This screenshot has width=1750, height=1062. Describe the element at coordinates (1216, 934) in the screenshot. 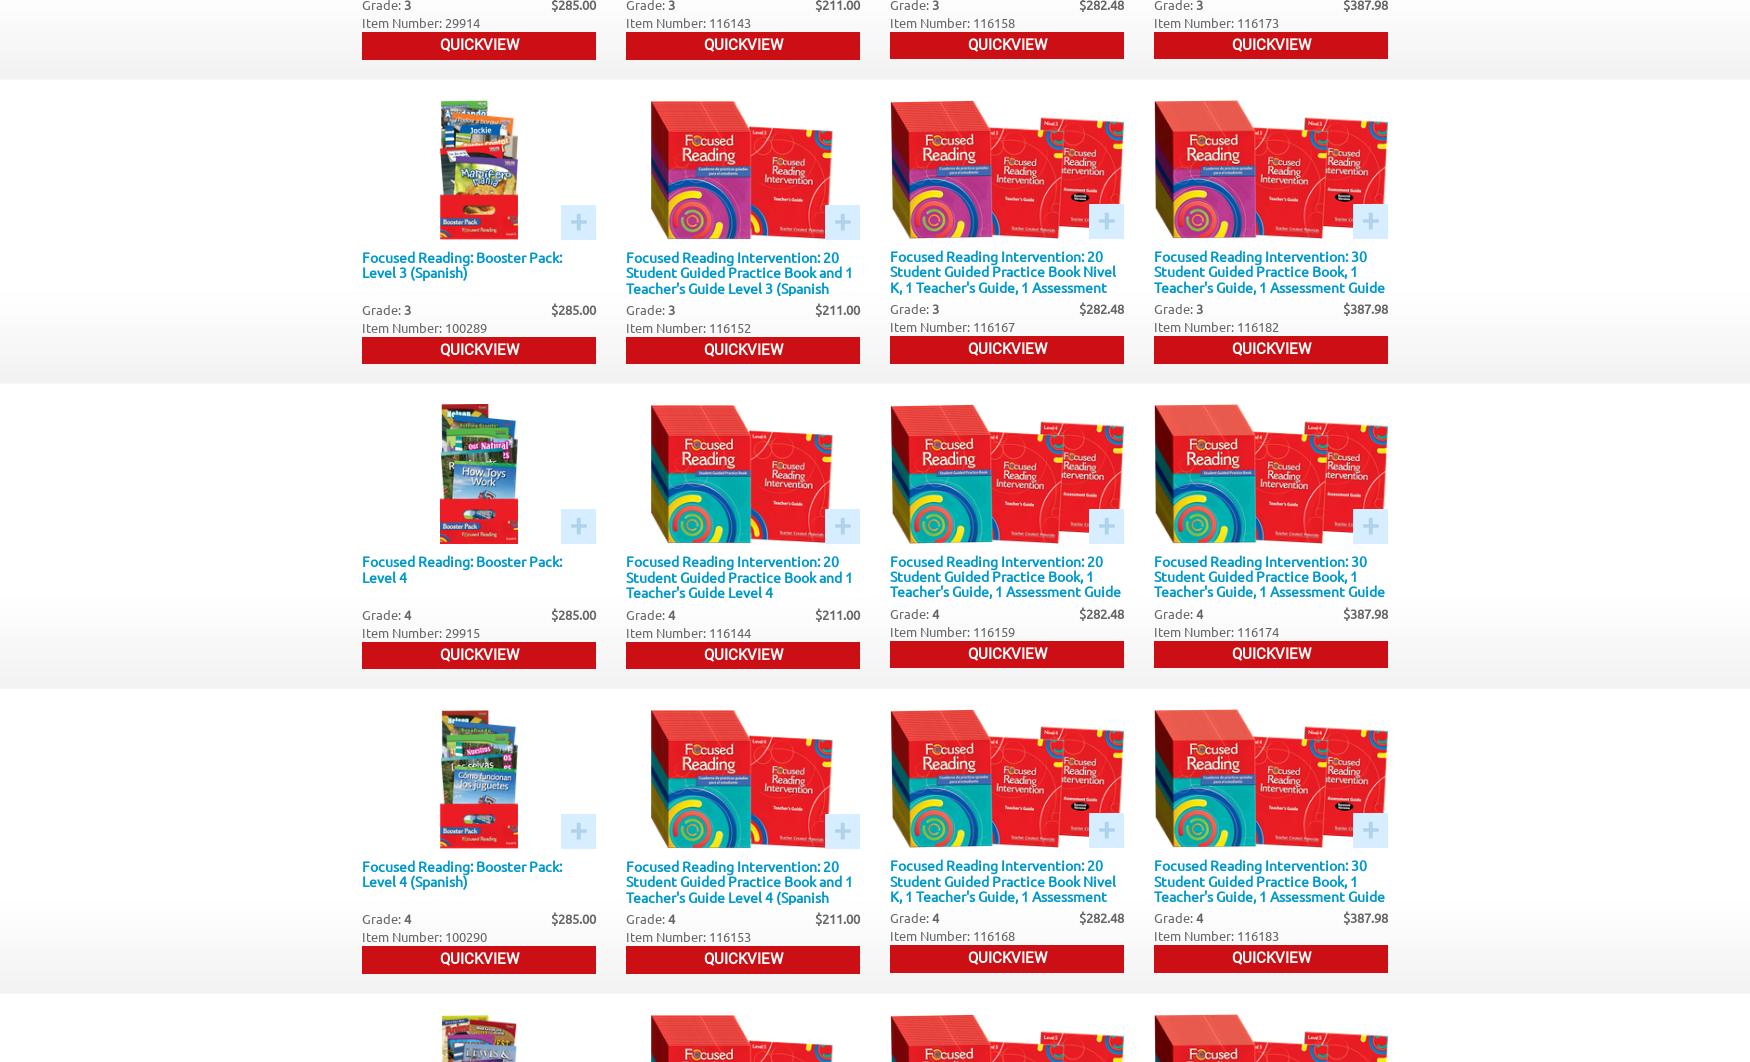

I see `'Item Number: 116183'` at that location.